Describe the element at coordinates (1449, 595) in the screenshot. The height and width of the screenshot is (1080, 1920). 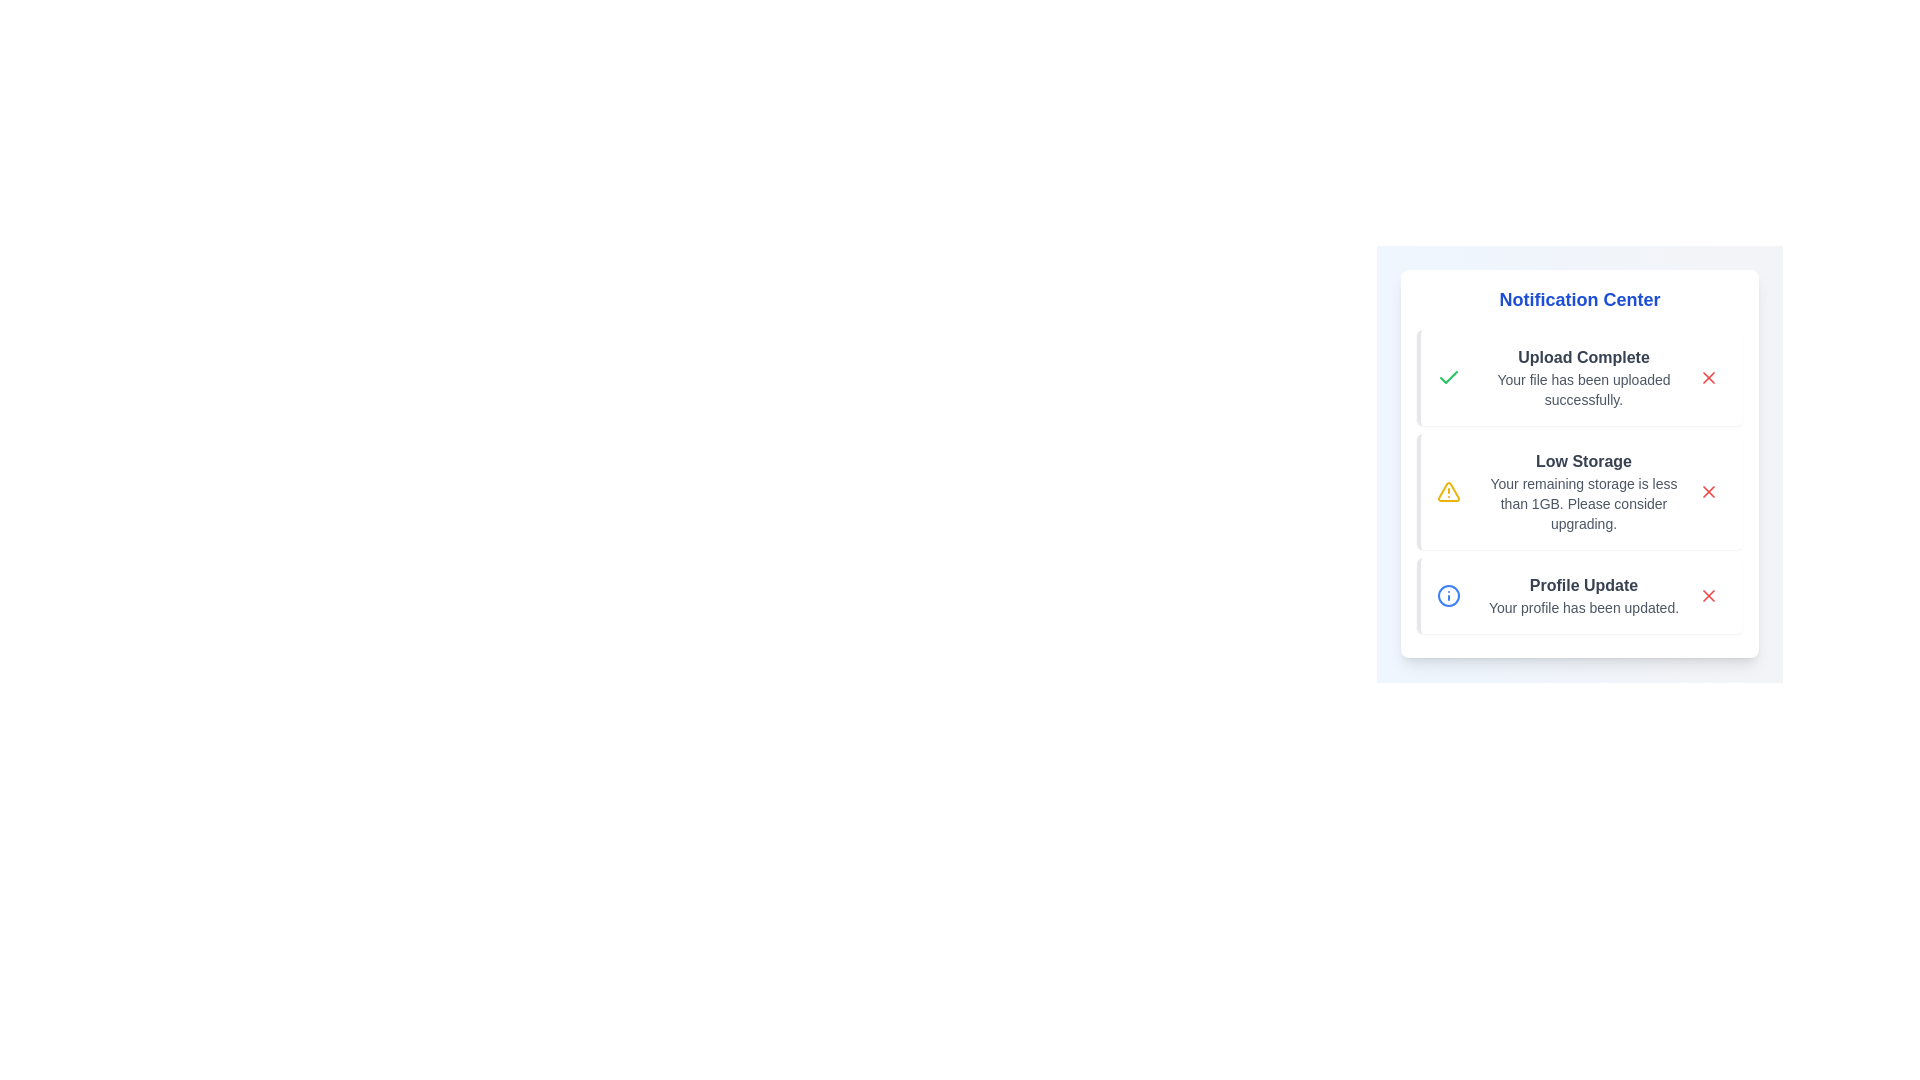
I see `the circular informational icon with a blue outline located to the left of the 'Profile Update' text in the third notification block of the notification panel` at that location.